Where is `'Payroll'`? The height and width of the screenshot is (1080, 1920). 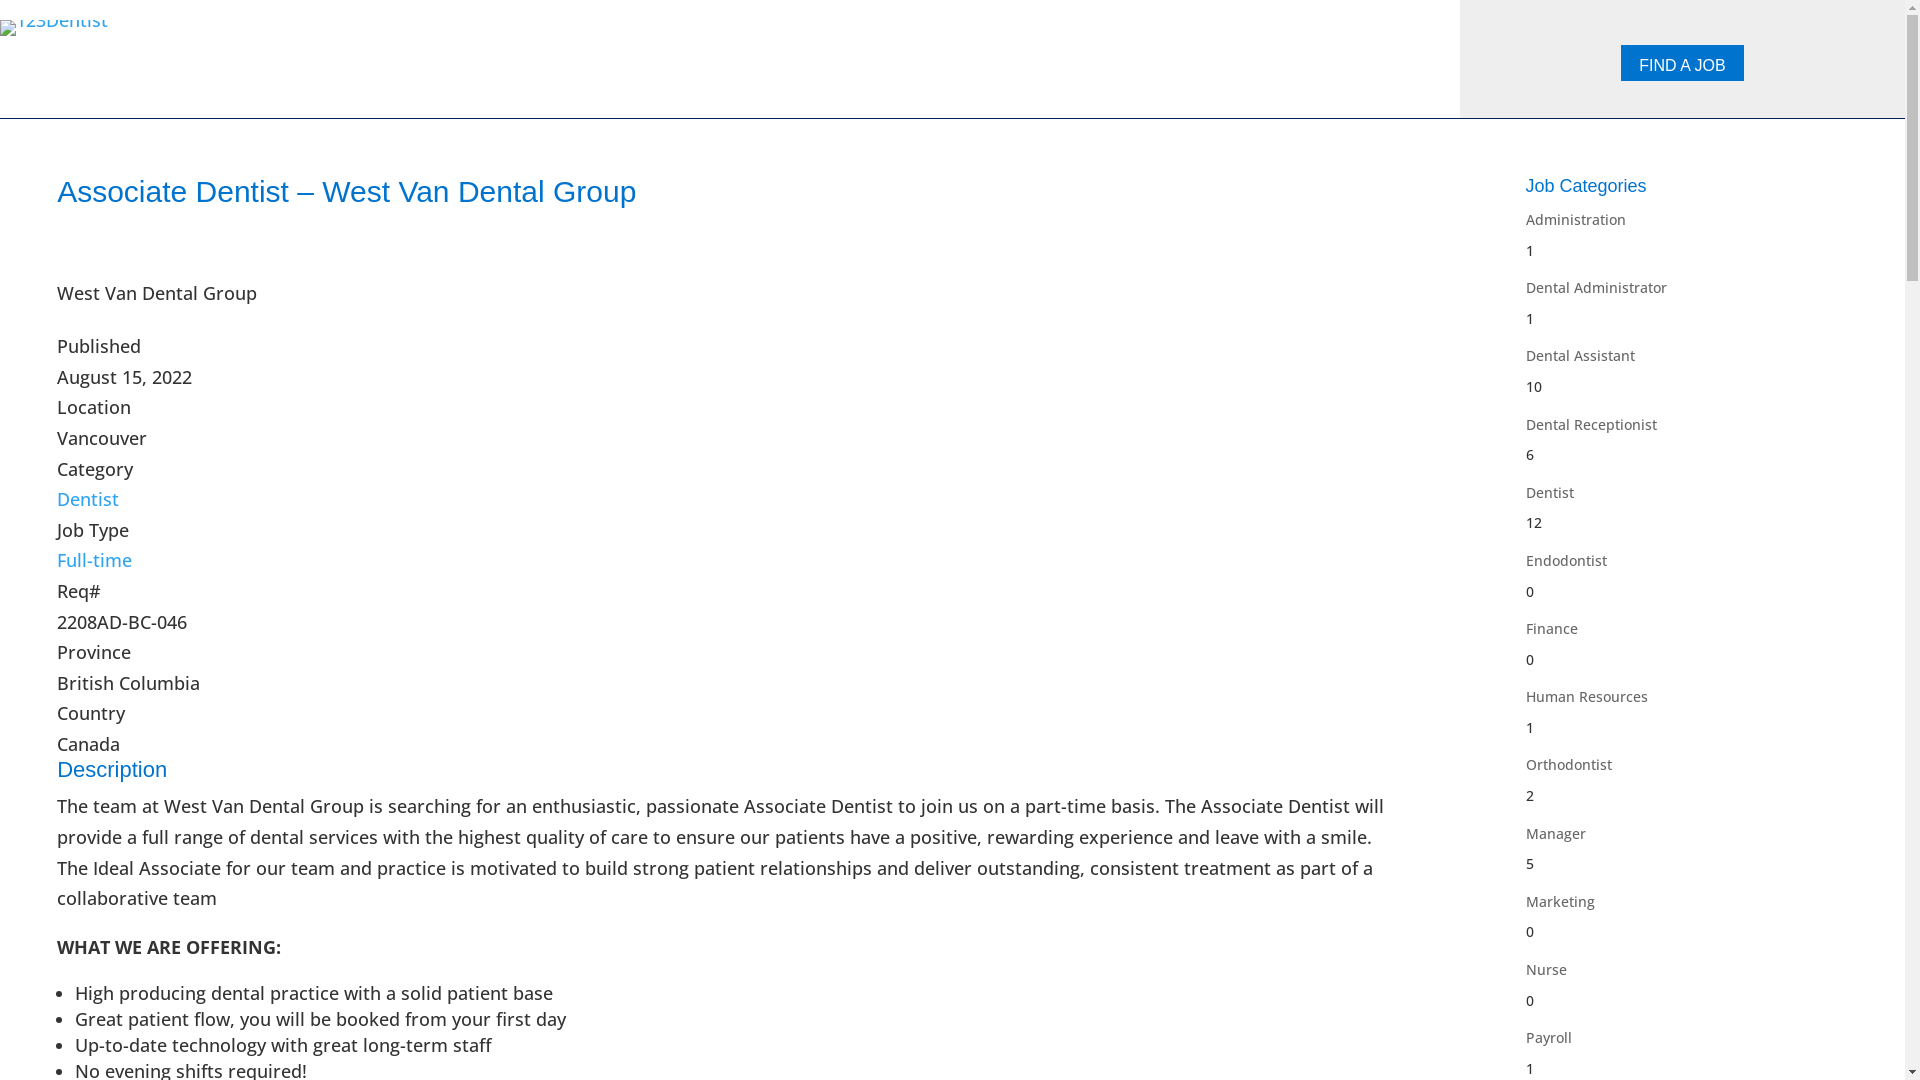 'Payroll' is located at coordinates (1548, 1036).